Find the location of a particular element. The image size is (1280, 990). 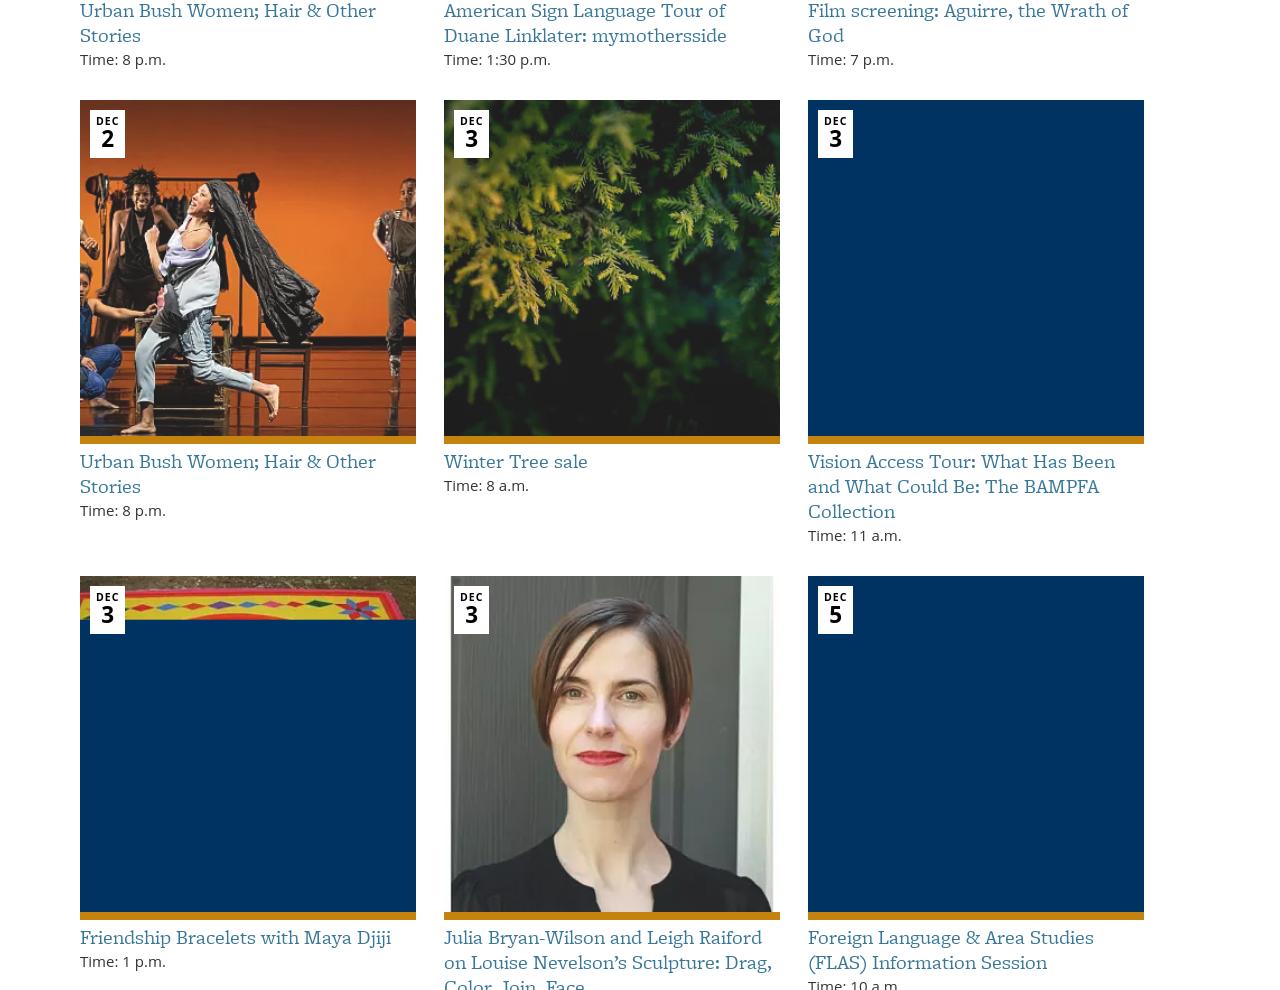

'Time: 1:30 p.m.' is located at coordinates (497, 58).